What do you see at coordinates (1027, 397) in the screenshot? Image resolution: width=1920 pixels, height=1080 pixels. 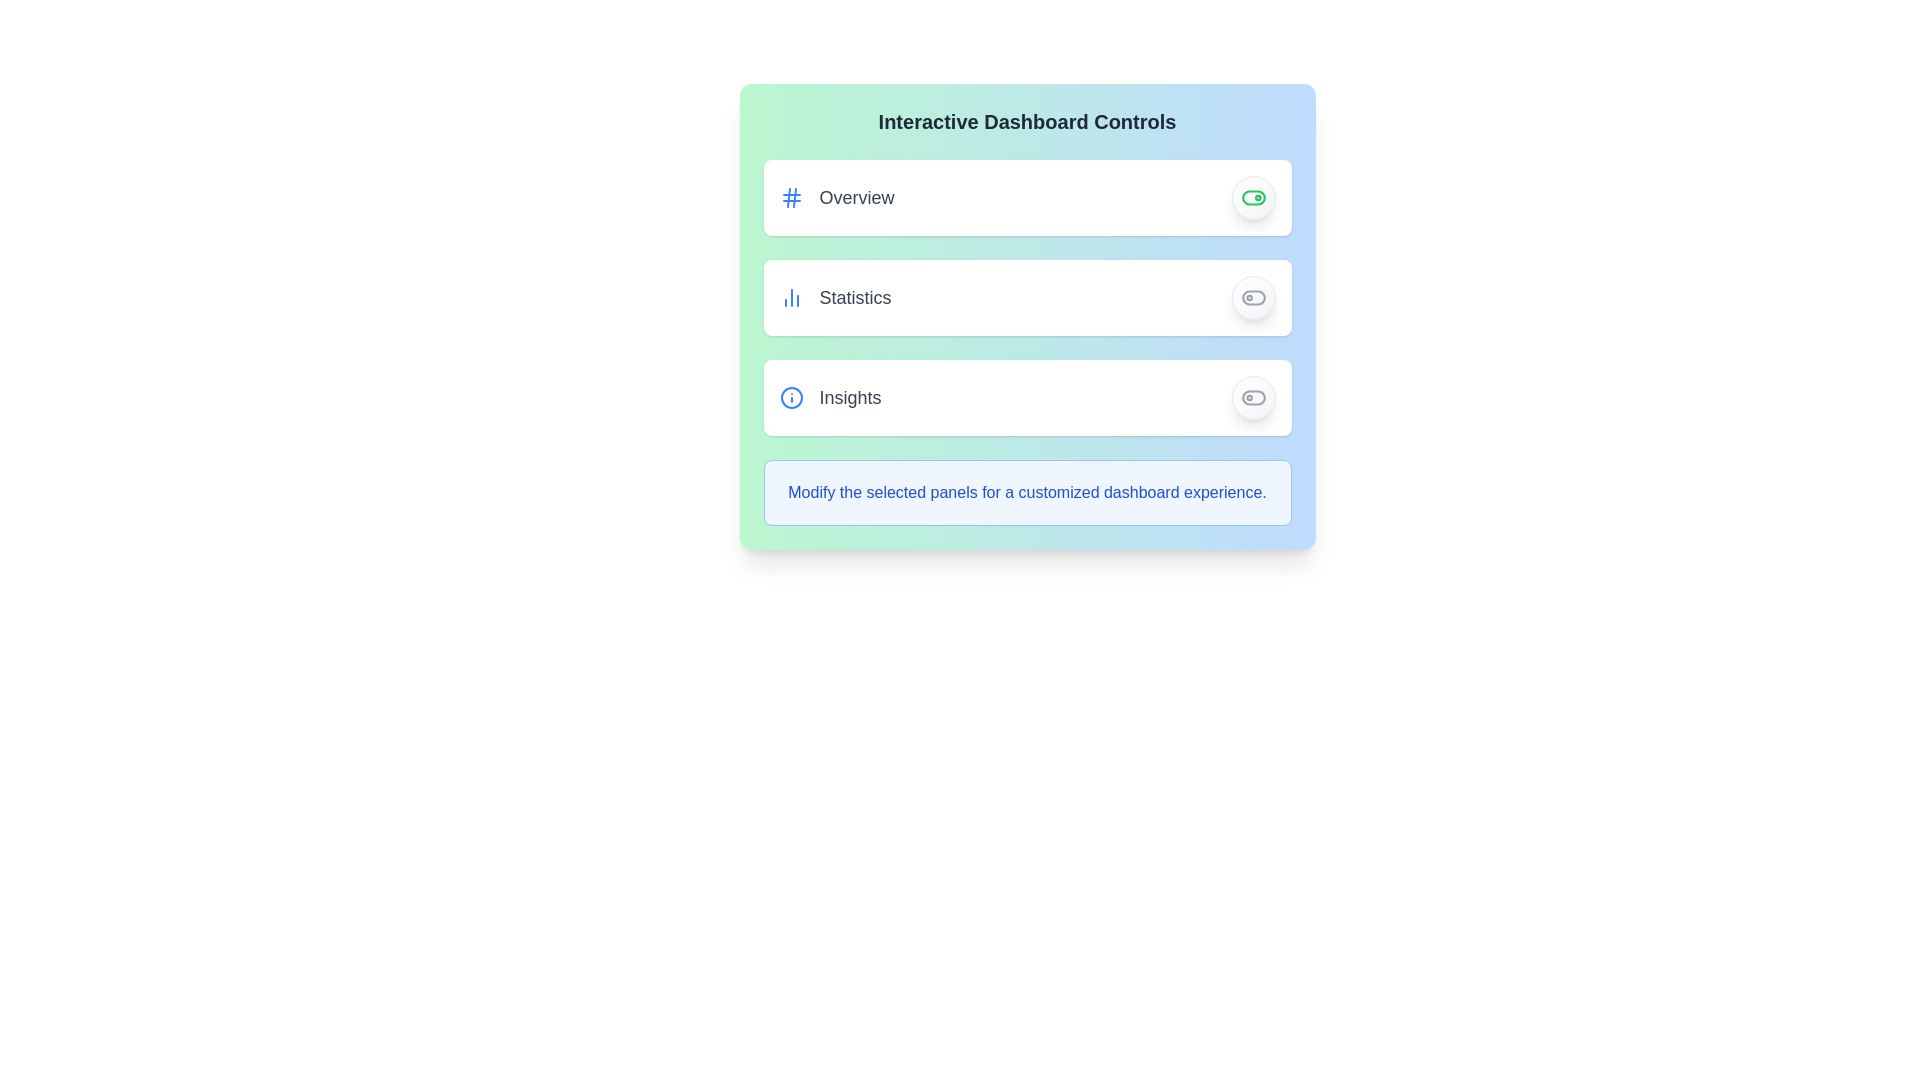 I see `the 'Insights' option button in the 'Interactive Dashboard Controls' section` at bounding box center [1027, 397].